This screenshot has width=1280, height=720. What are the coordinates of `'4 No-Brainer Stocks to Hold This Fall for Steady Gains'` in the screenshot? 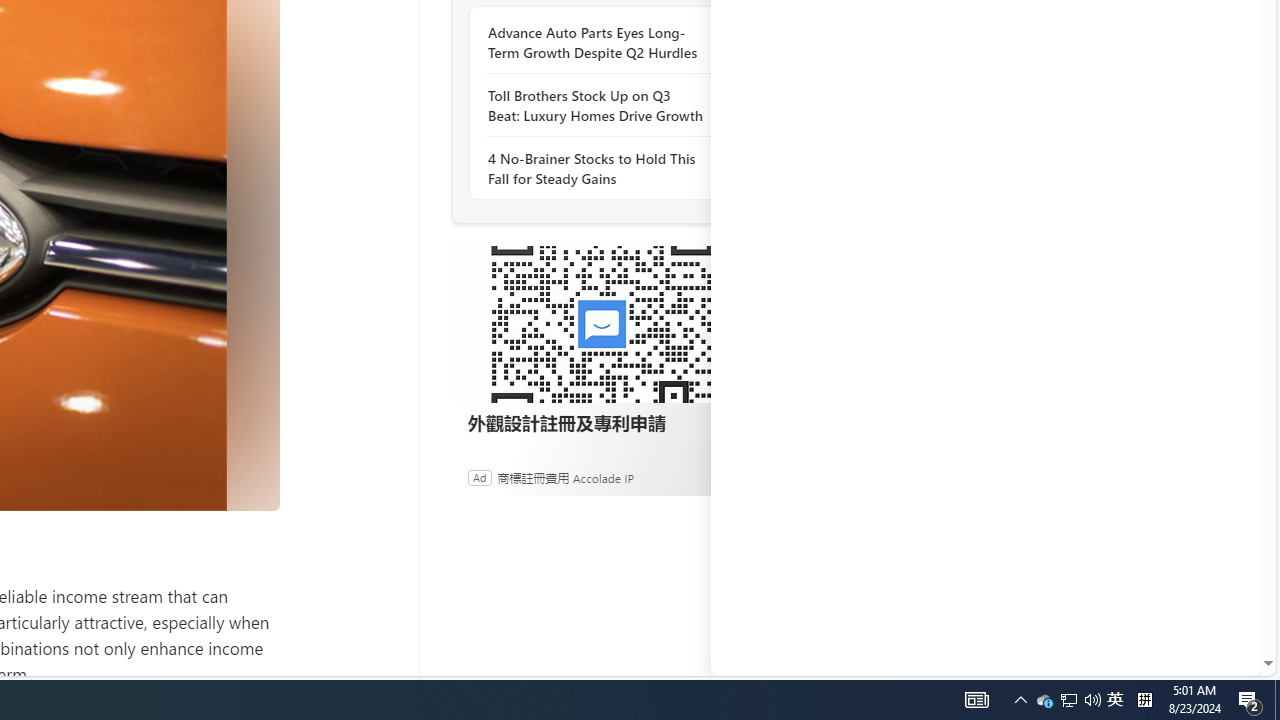 It's located at (595, 167).